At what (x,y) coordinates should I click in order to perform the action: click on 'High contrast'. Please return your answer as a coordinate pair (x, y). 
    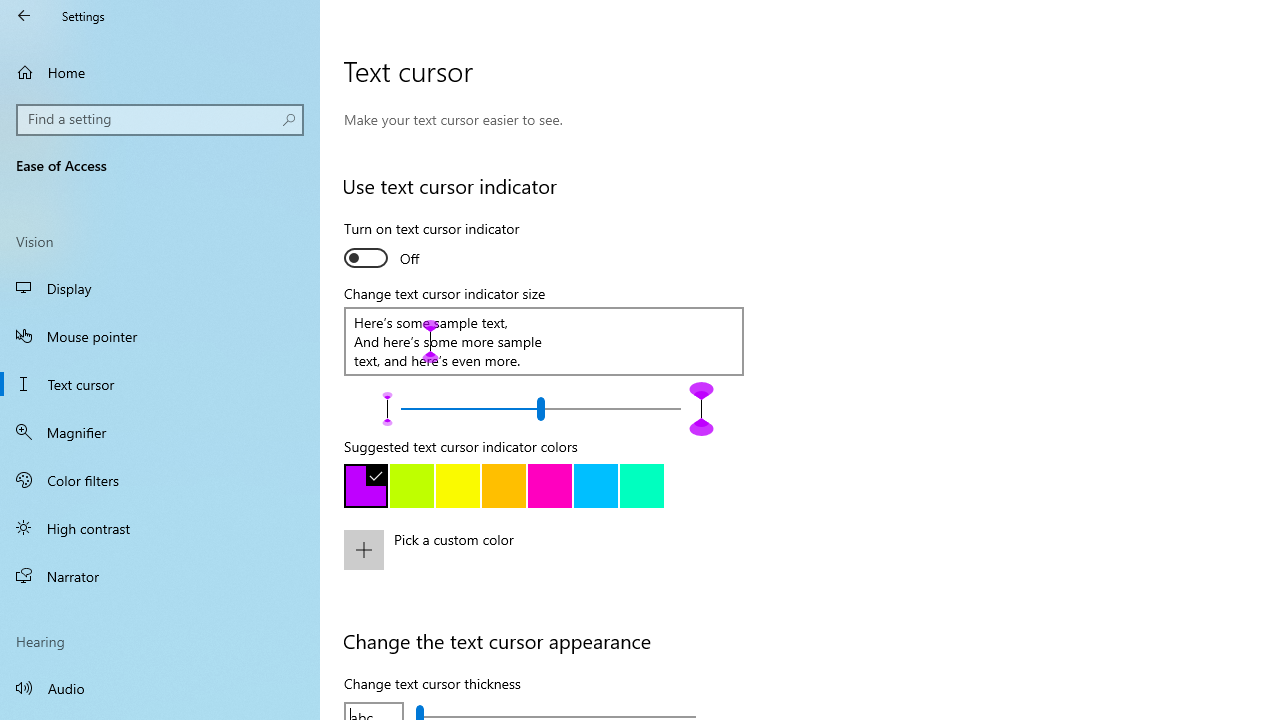
    Looking at the image, I should click on (160, 527).